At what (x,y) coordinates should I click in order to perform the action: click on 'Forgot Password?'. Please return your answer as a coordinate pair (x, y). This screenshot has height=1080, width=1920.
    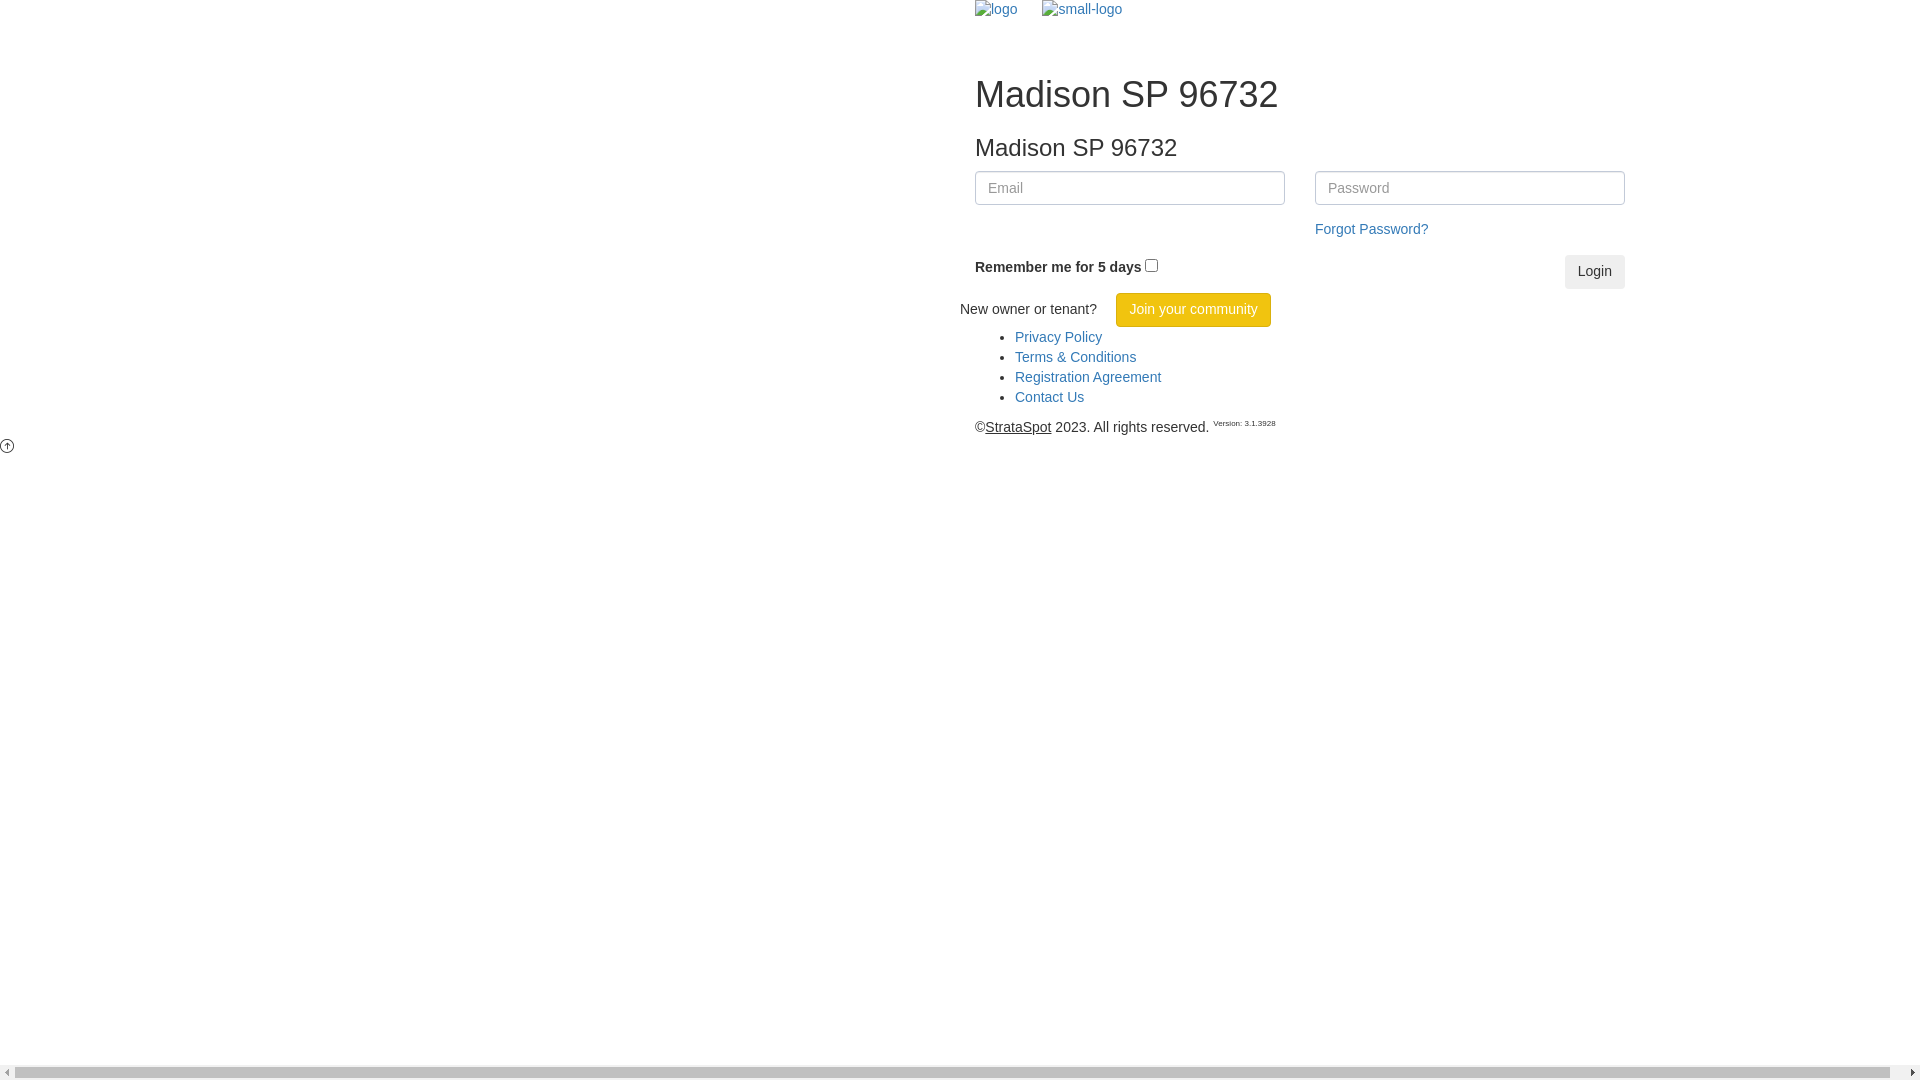
    Looking at the image, I should click on (1371, 227).